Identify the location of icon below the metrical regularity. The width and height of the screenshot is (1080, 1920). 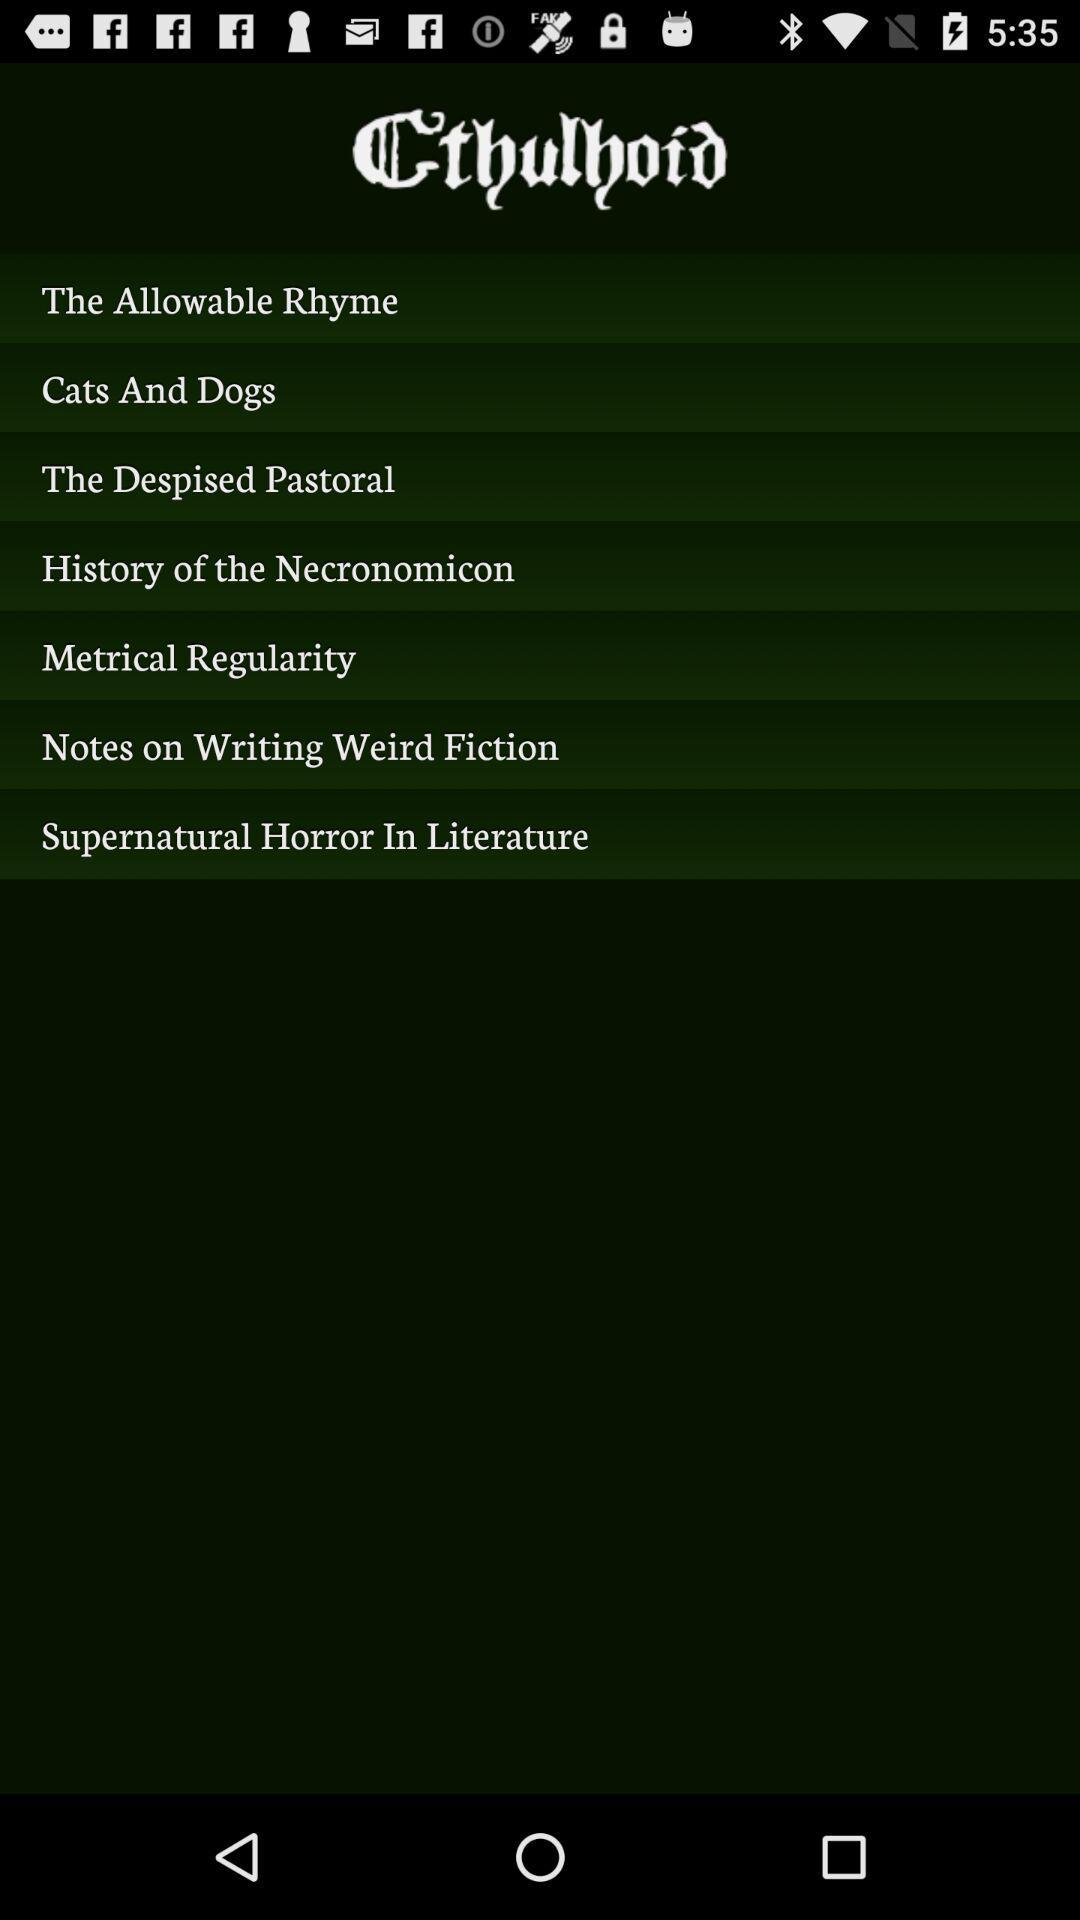
(540, 743).